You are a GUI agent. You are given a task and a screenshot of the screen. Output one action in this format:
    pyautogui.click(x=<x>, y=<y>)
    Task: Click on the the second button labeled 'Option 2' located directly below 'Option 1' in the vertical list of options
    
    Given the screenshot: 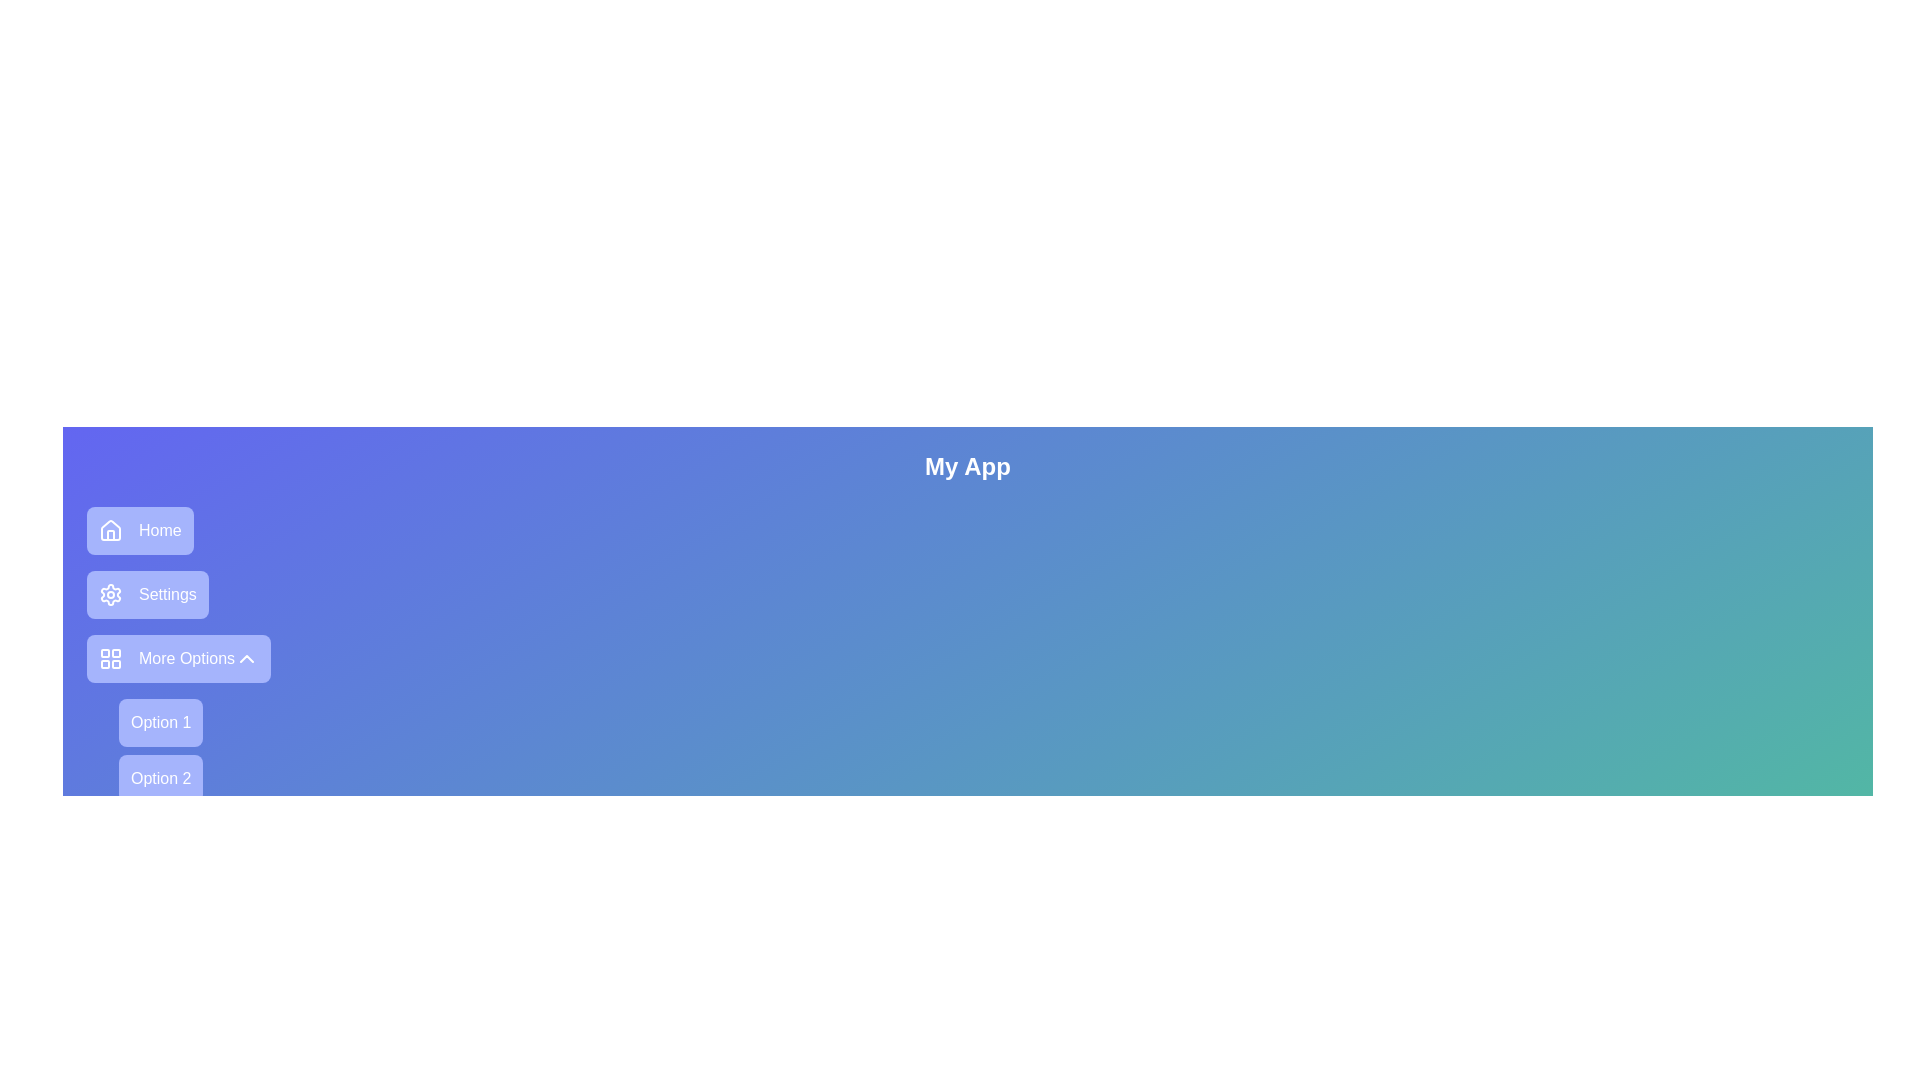 What is the action you would take?
    pyautogui.click(x=161, y=778)
    